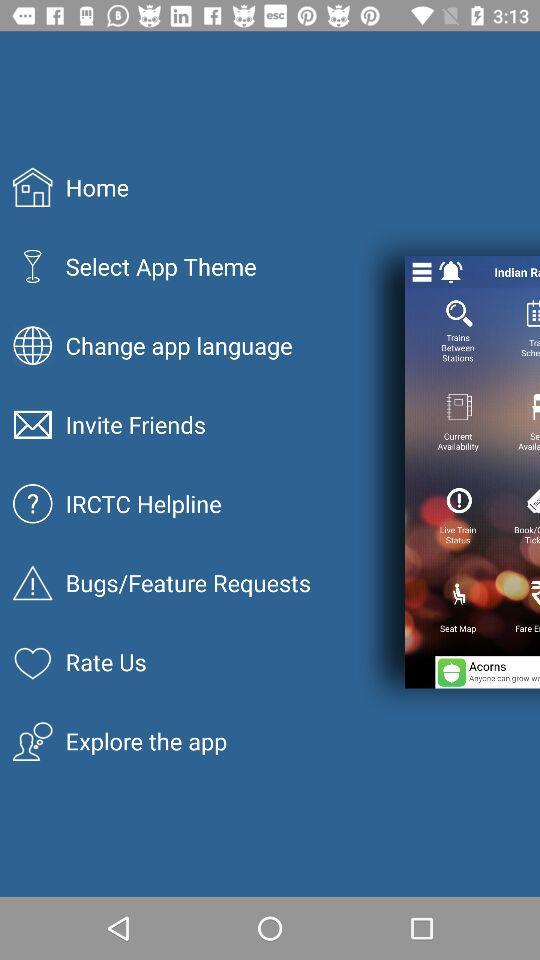 This screenshot has width=540, height=960. Describe the element at coordinates (451, 271) in the screenshot. I see `go back` at that location.